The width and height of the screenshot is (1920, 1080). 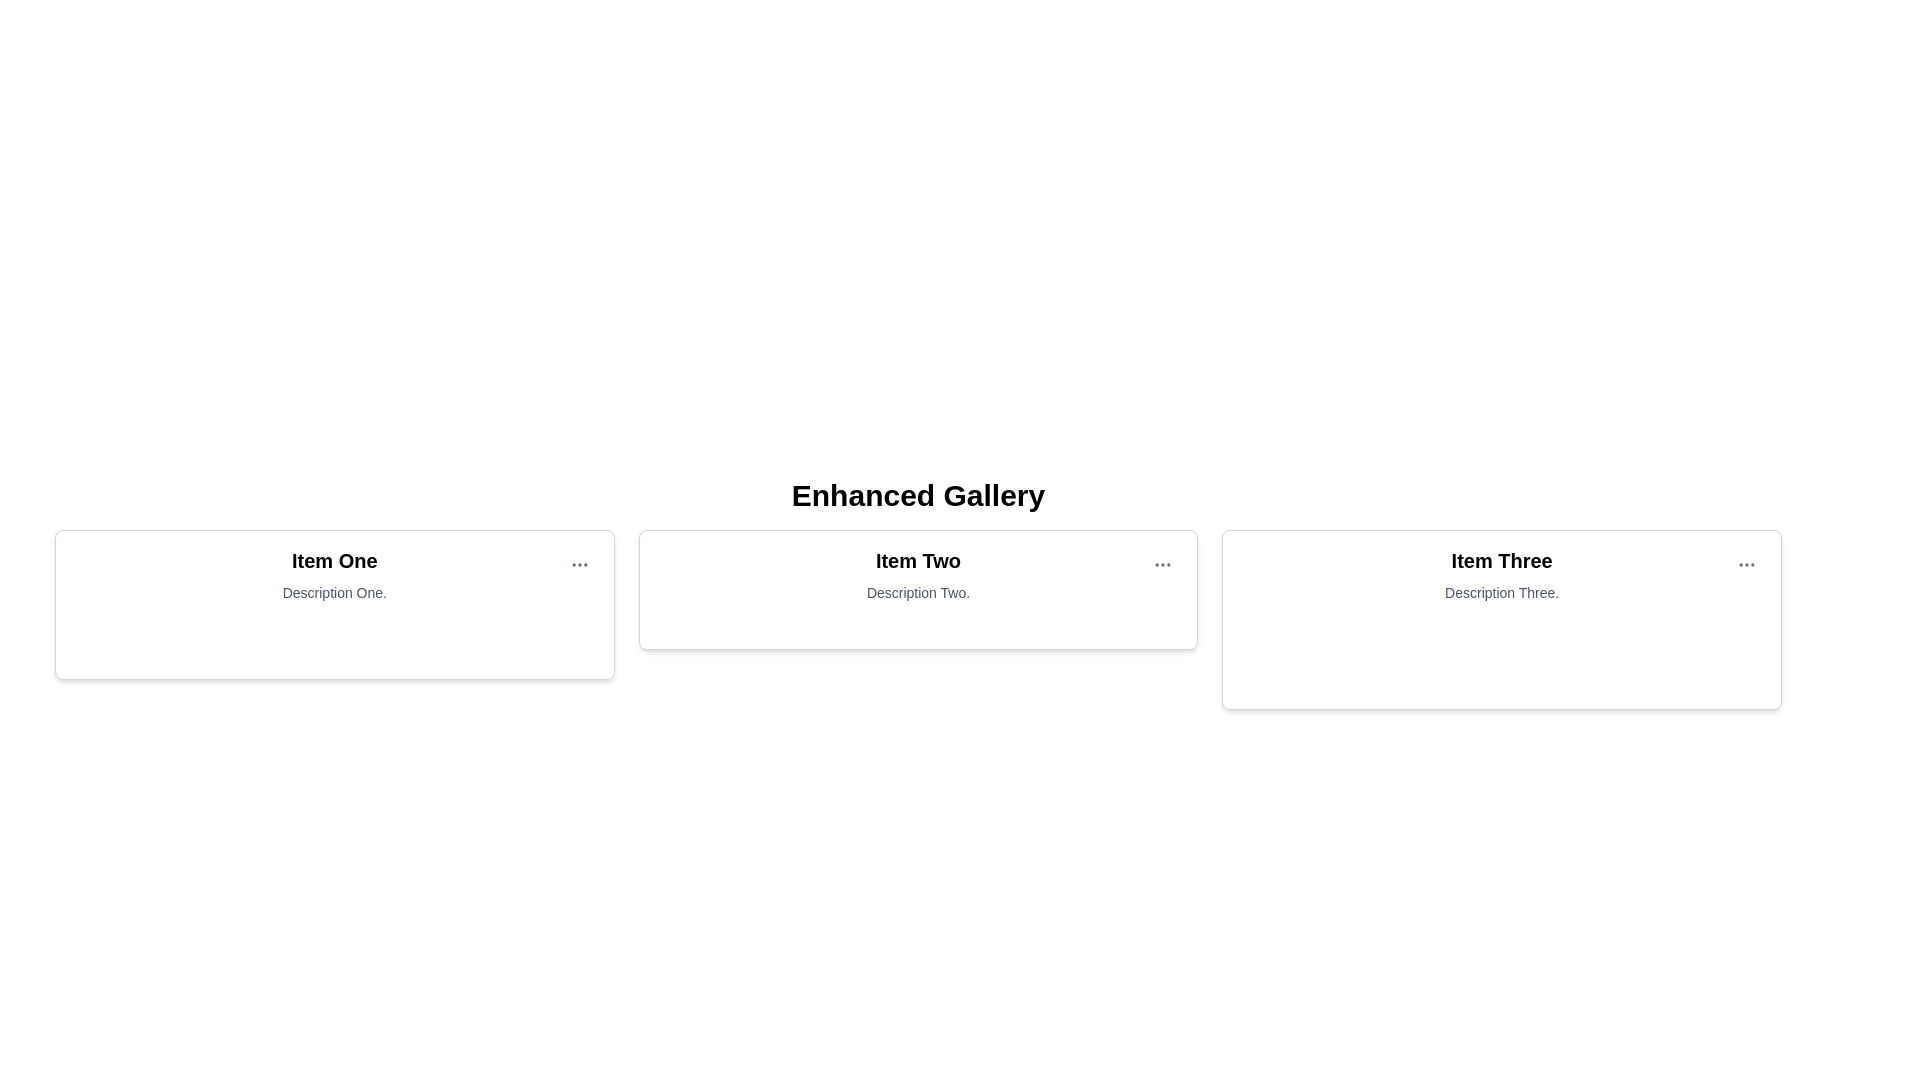 What do you see at coordinates (917, 592) in the screenshot?
I see `the static text element that provides a supplementary description for the associated card item, located below 'Item Two' in the center card of the gallery layout` at bounding box center [917, 592].